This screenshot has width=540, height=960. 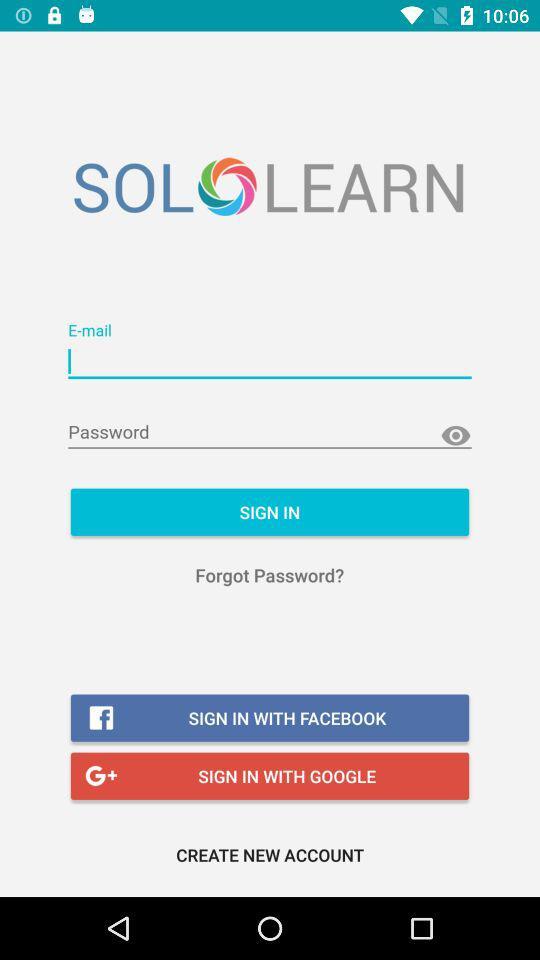 What do you see at coordinates (455, 436) in the screenshot?
I see `show password` at bounding box center [455, 436].